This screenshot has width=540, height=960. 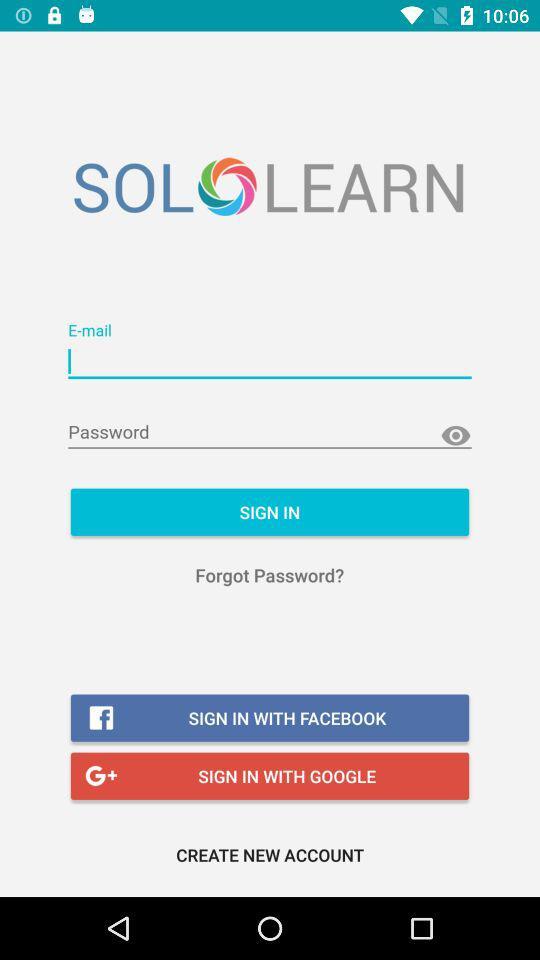 What do you see at coordinates (455, 436) in the screenshot?
I see `show password` at bounding box center [455, 436].